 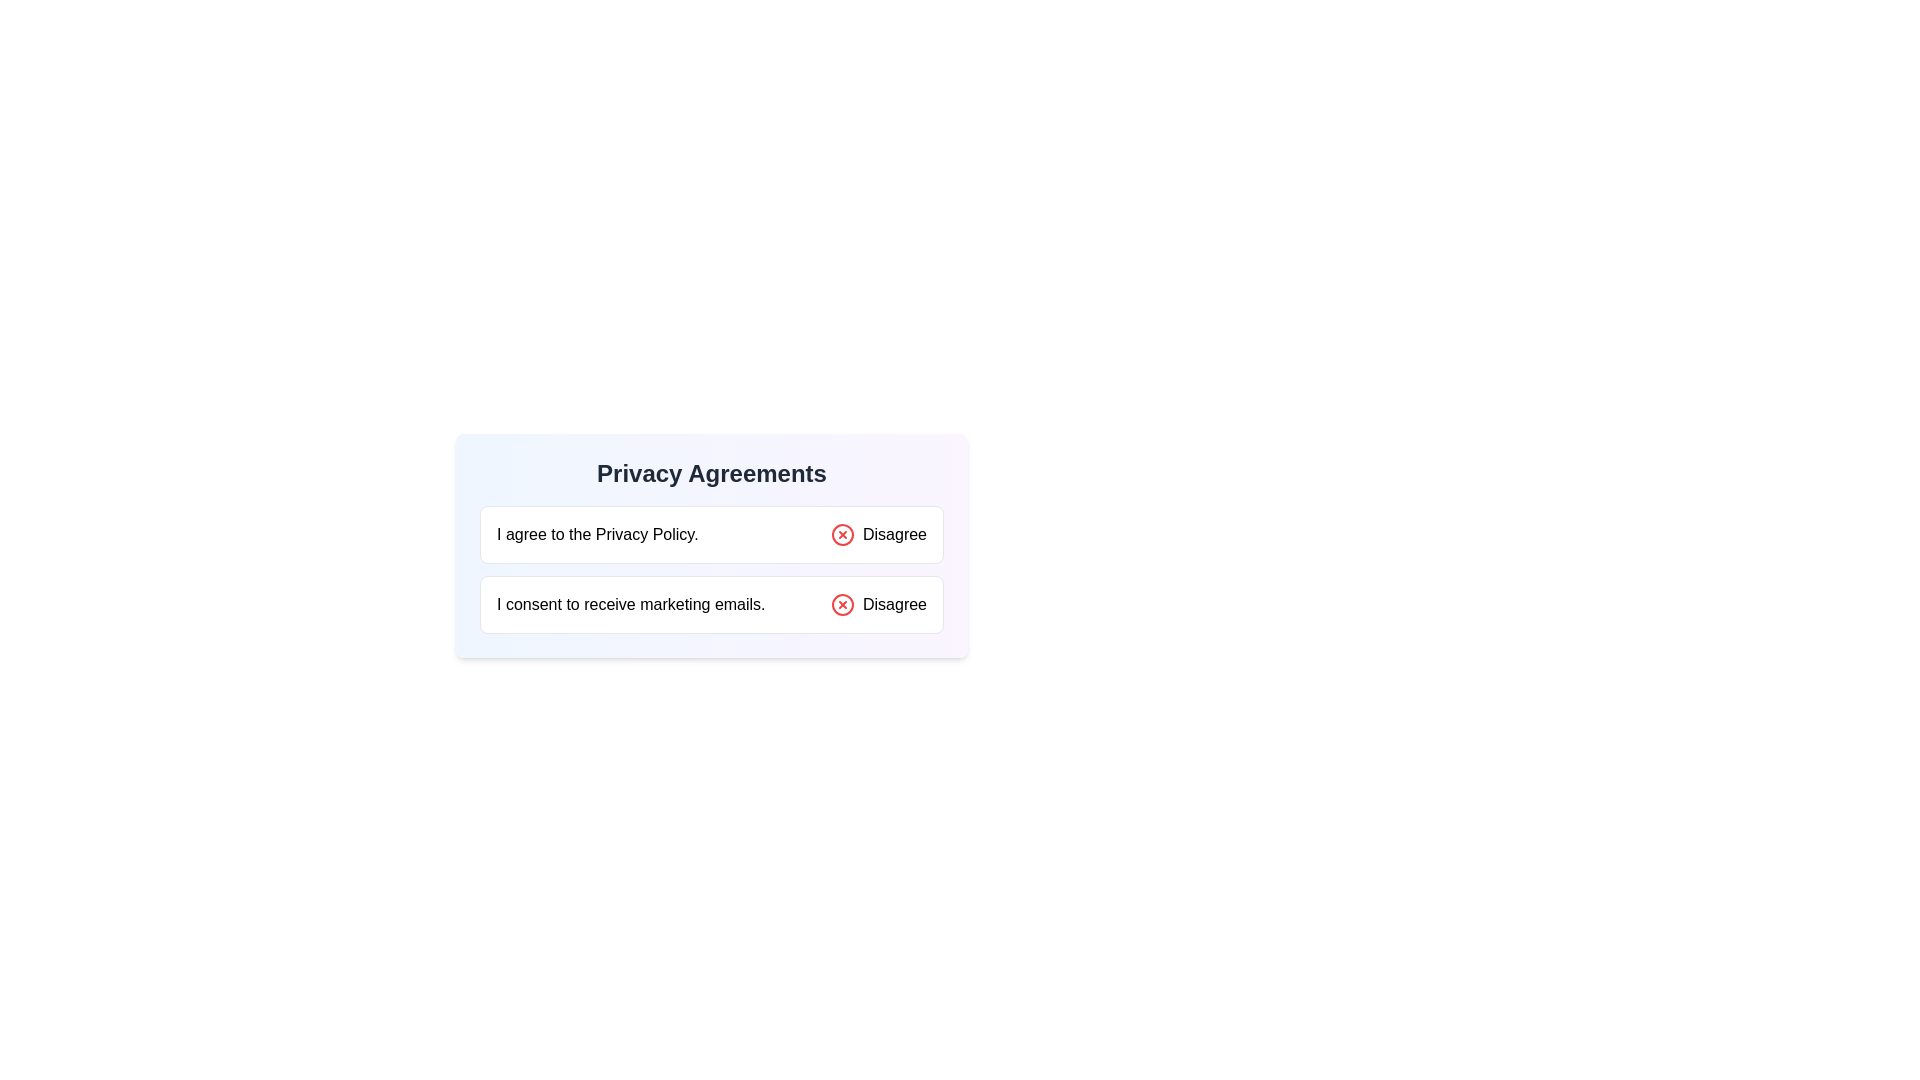 I want to click on graphical vector element representing part of the disagreement icon located in the top-right corner of the 'Disagree' button in the 'Privacy Agreements' section, so click(x=842, y=604).